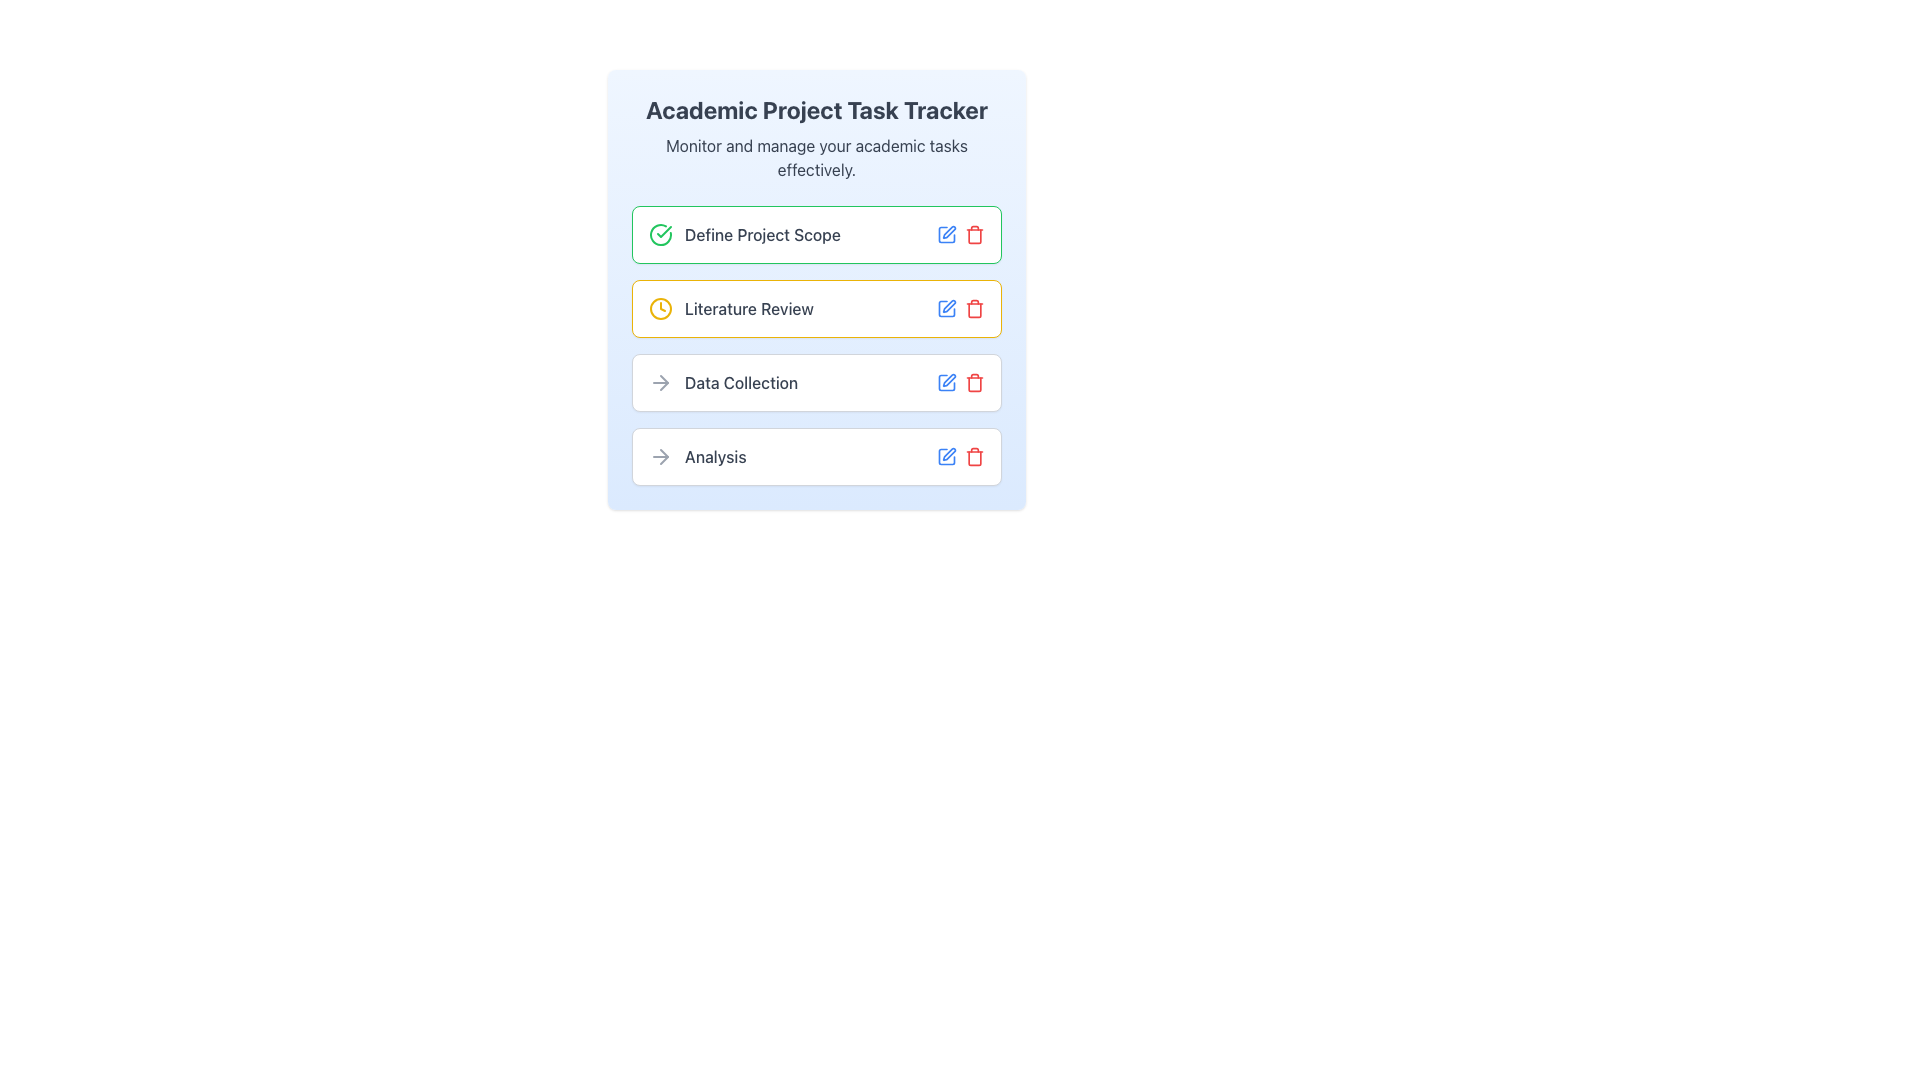  Describe the element at coordinates (740, 382) in the screenshot. I see `text label displaying 'Data Collection', which is the third item in a vertical list of tasks, positioned between 'Literature Review' and 'Analysis'` at that location.